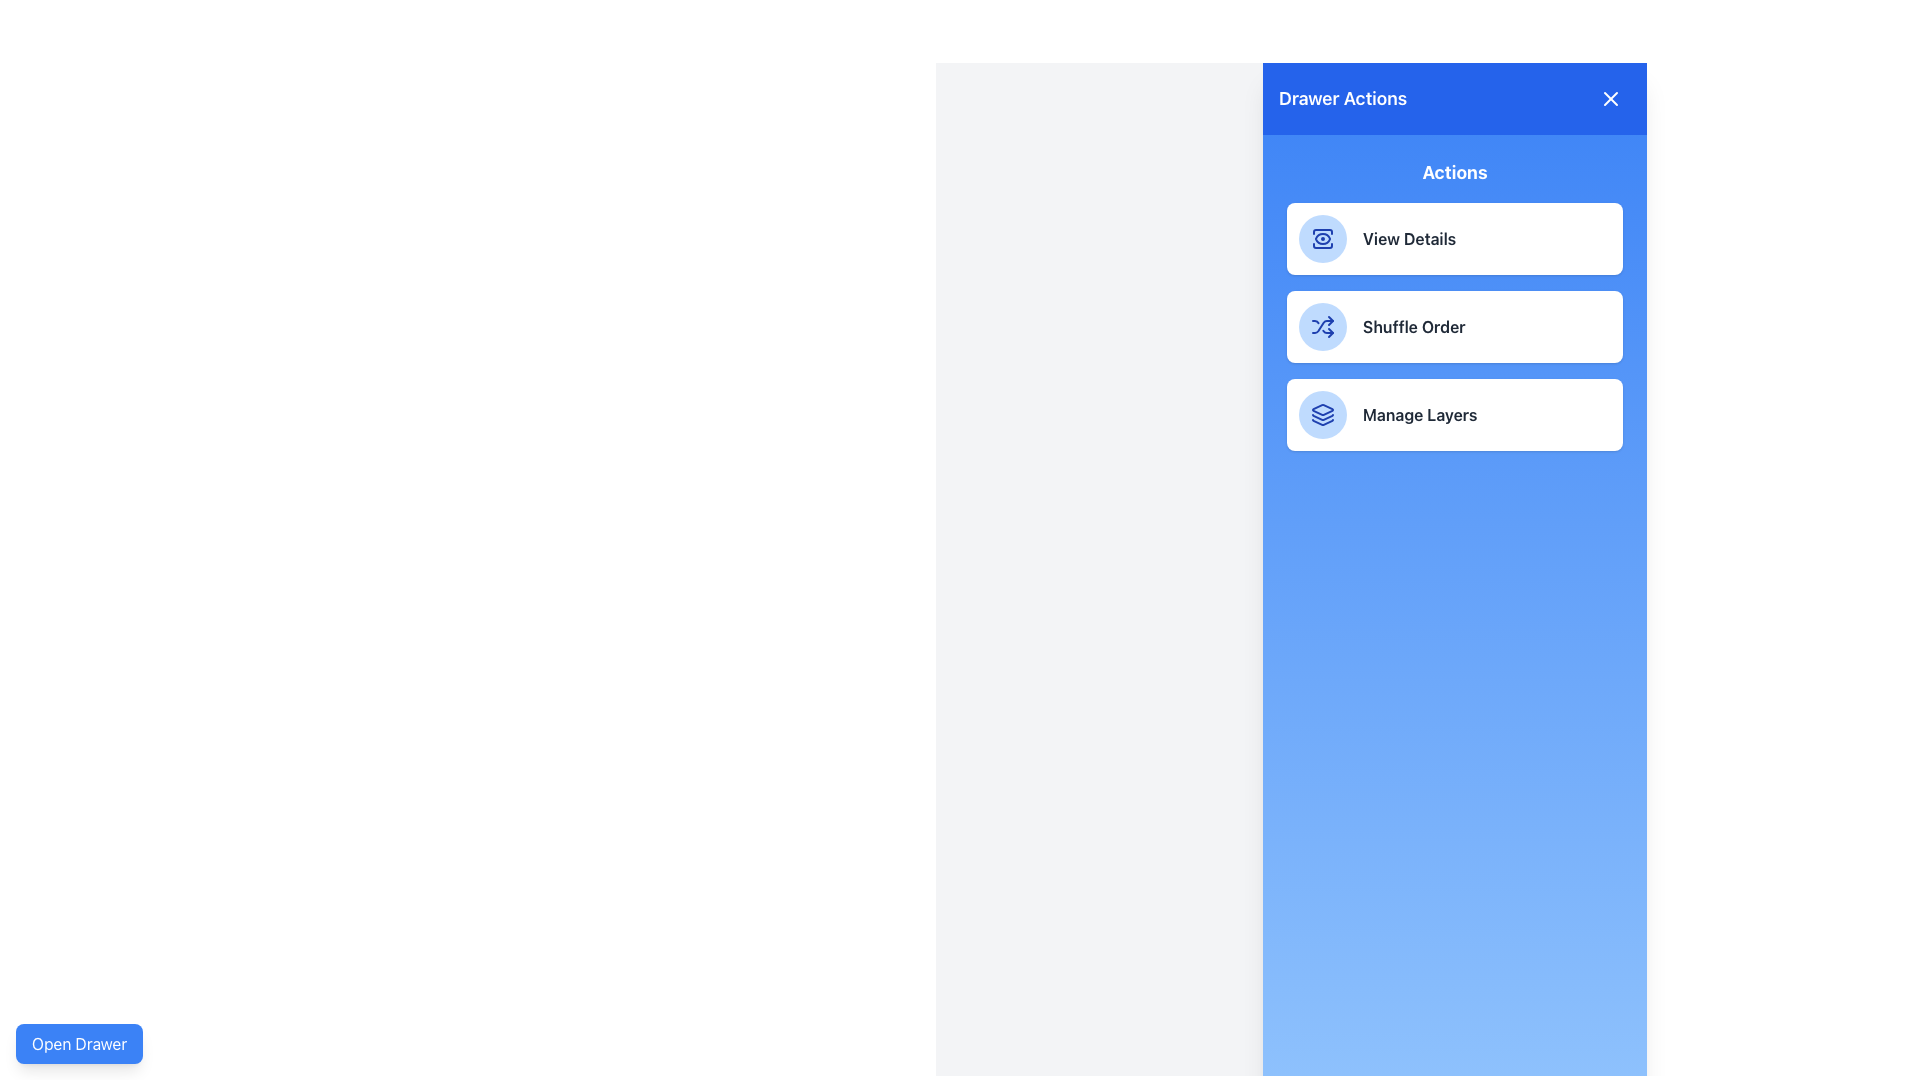 The width and height of the screenshot is (1920, 1080). What do you see at coordinates (1408, 238) in the screenshot?
I see `the 'View Details' static text element, which is styled in bold and semi-dark font, located within the first button of three vertically aligned buttons in the drawer` at bounding box center [1408, 238].